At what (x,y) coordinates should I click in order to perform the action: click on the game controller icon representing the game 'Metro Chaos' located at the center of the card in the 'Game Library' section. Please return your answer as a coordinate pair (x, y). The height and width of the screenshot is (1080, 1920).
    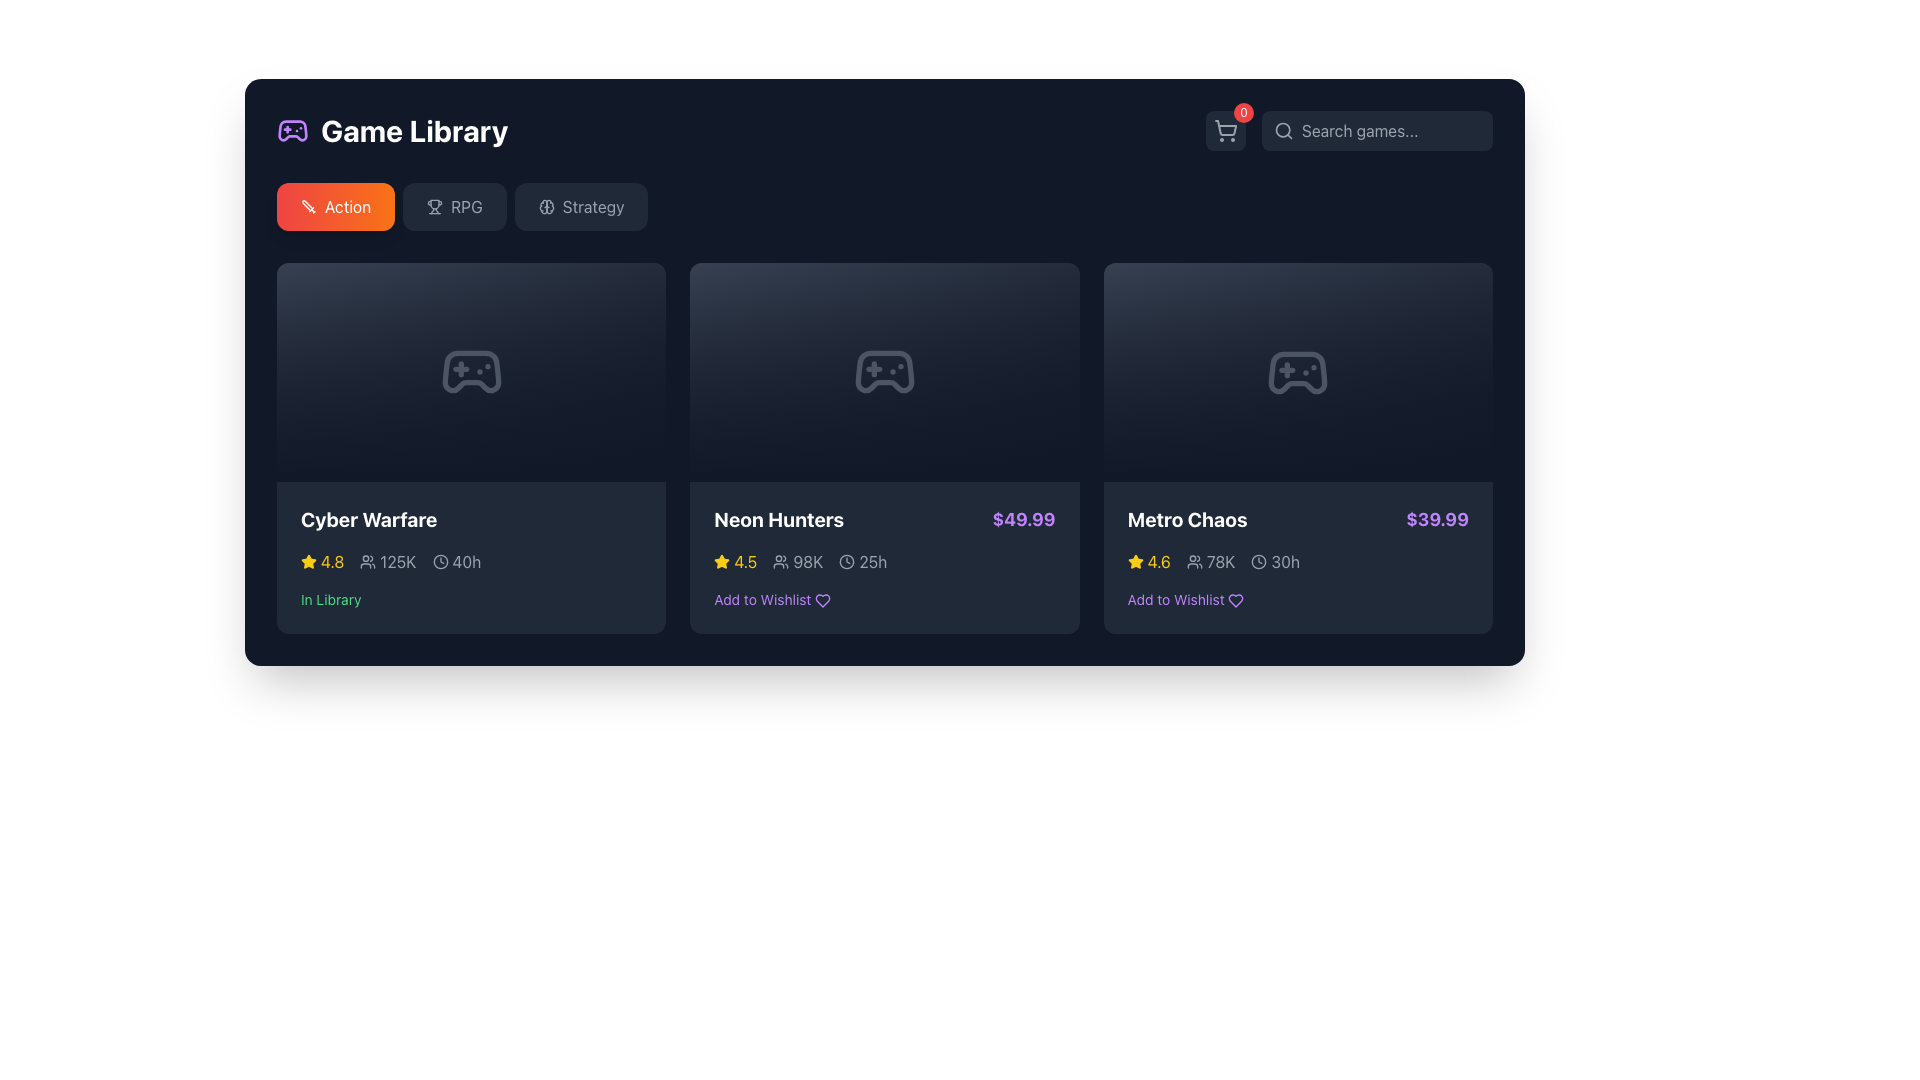
    Looking at the image, I should click on (1298, 372).